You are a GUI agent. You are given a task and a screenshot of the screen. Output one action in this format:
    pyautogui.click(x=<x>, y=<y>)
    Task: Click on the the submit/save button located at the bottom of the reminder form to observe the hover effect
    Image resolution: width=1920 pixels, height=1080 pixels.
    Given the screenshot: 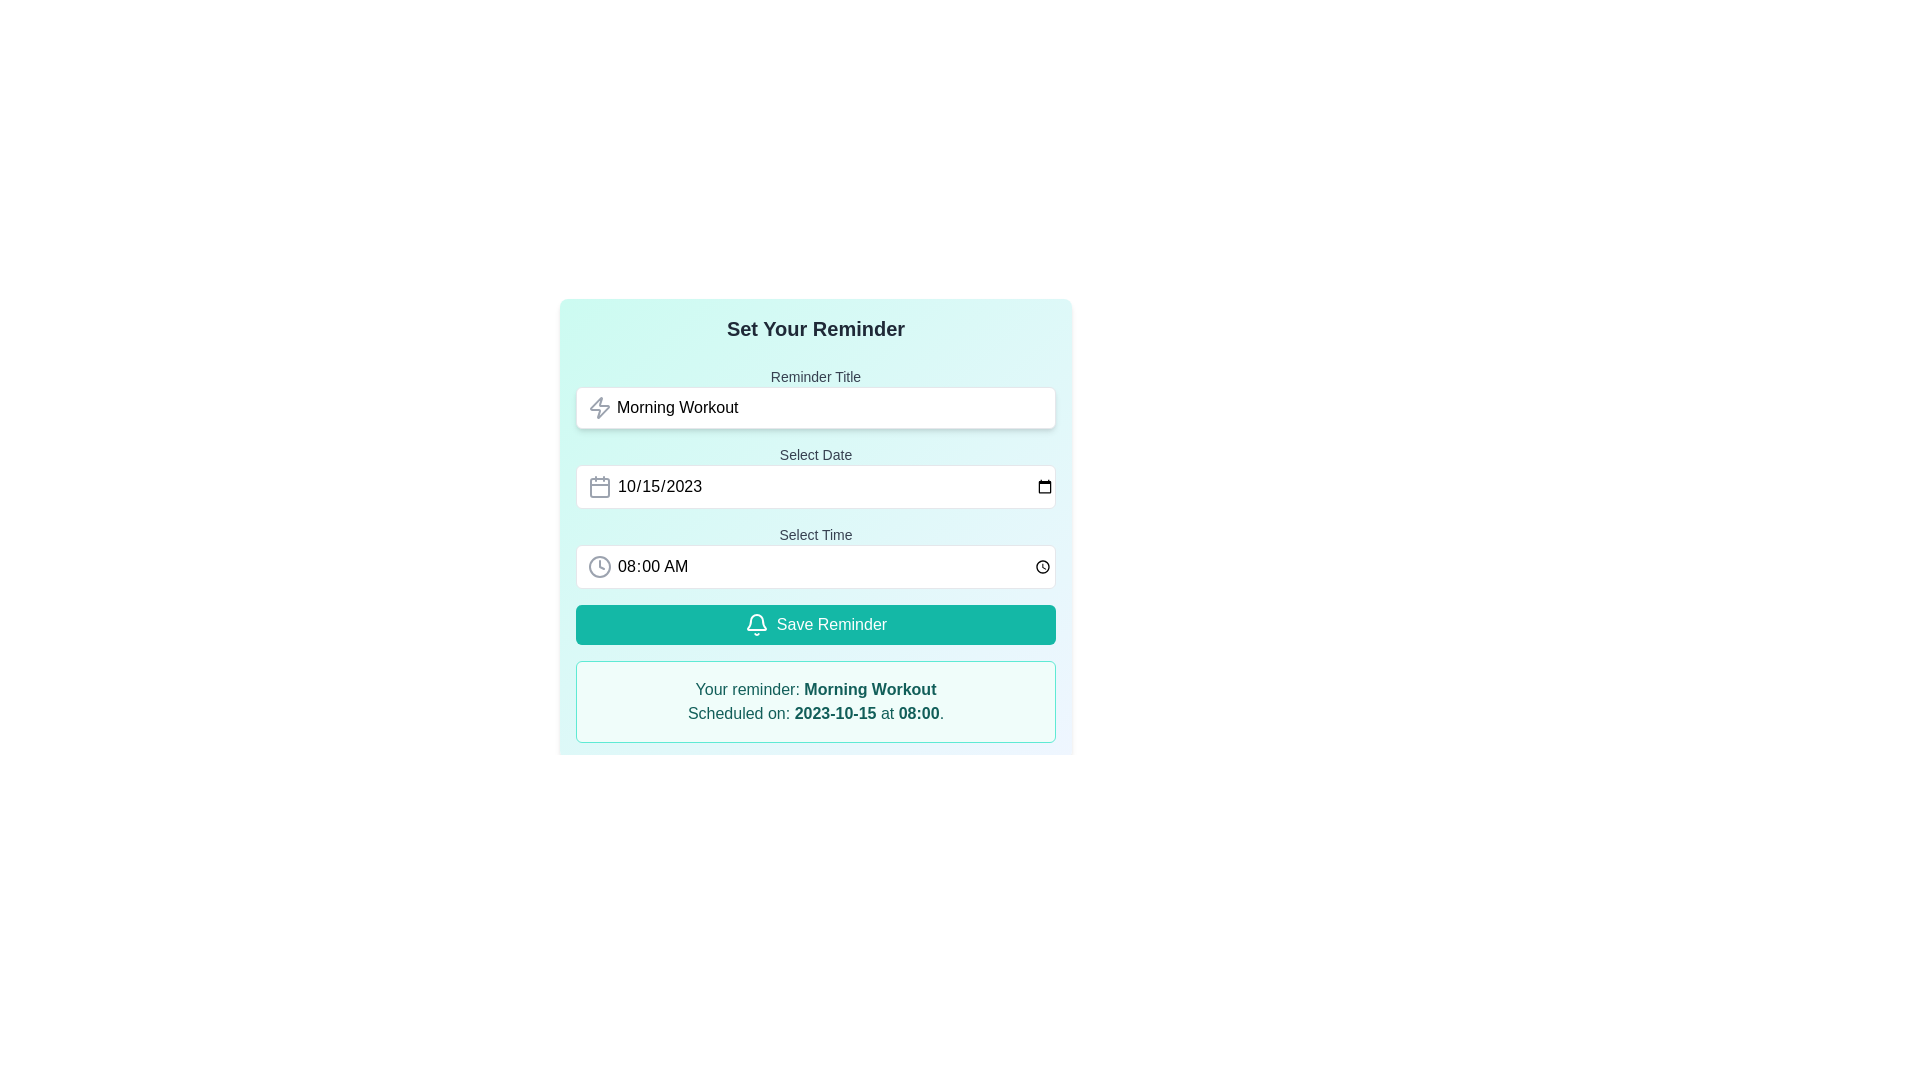 What is the action you would take?
    pyautogui.click(x=816, y=623)
    